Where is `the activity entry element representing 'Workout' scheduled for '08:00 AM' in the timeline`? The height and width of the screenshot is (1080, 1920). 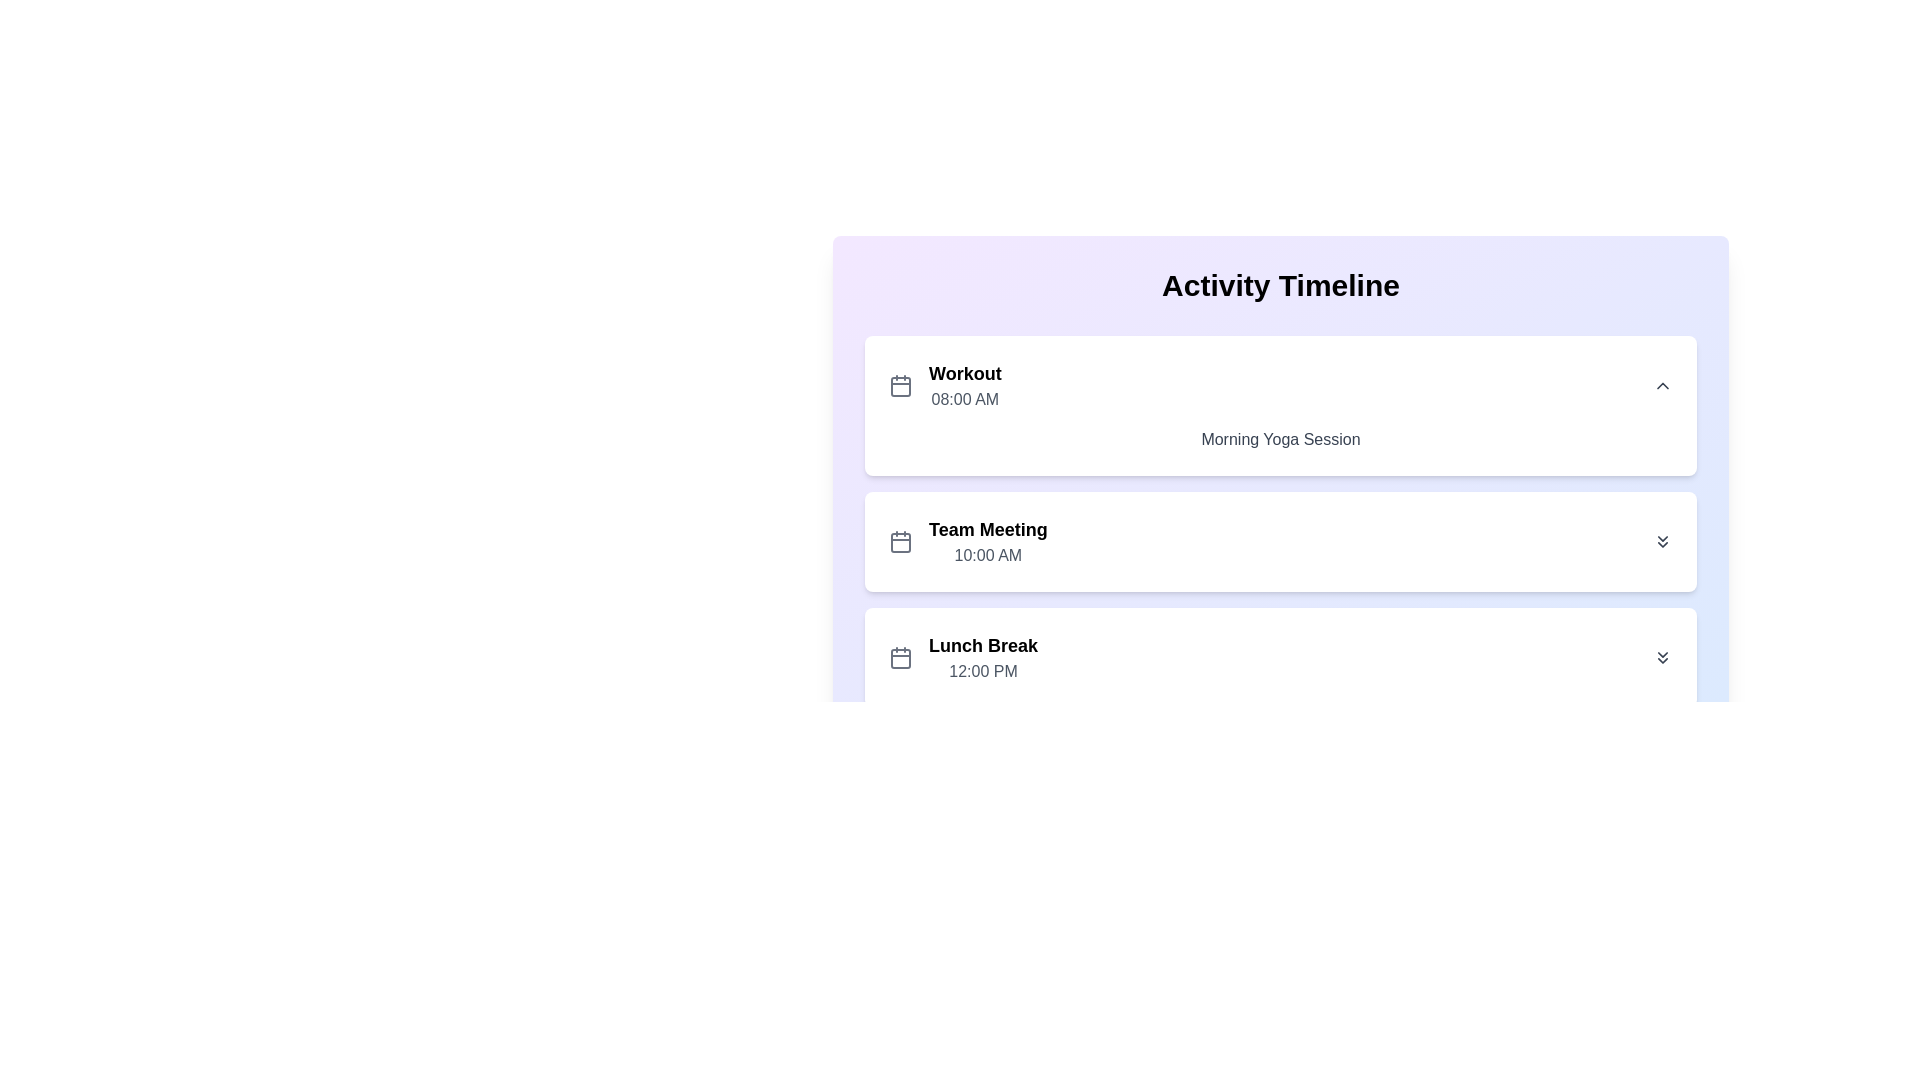 the activity entry element representing 'Workout' scheduled for '08:00 AM' in the timeline is located at coordinates (944, 385).